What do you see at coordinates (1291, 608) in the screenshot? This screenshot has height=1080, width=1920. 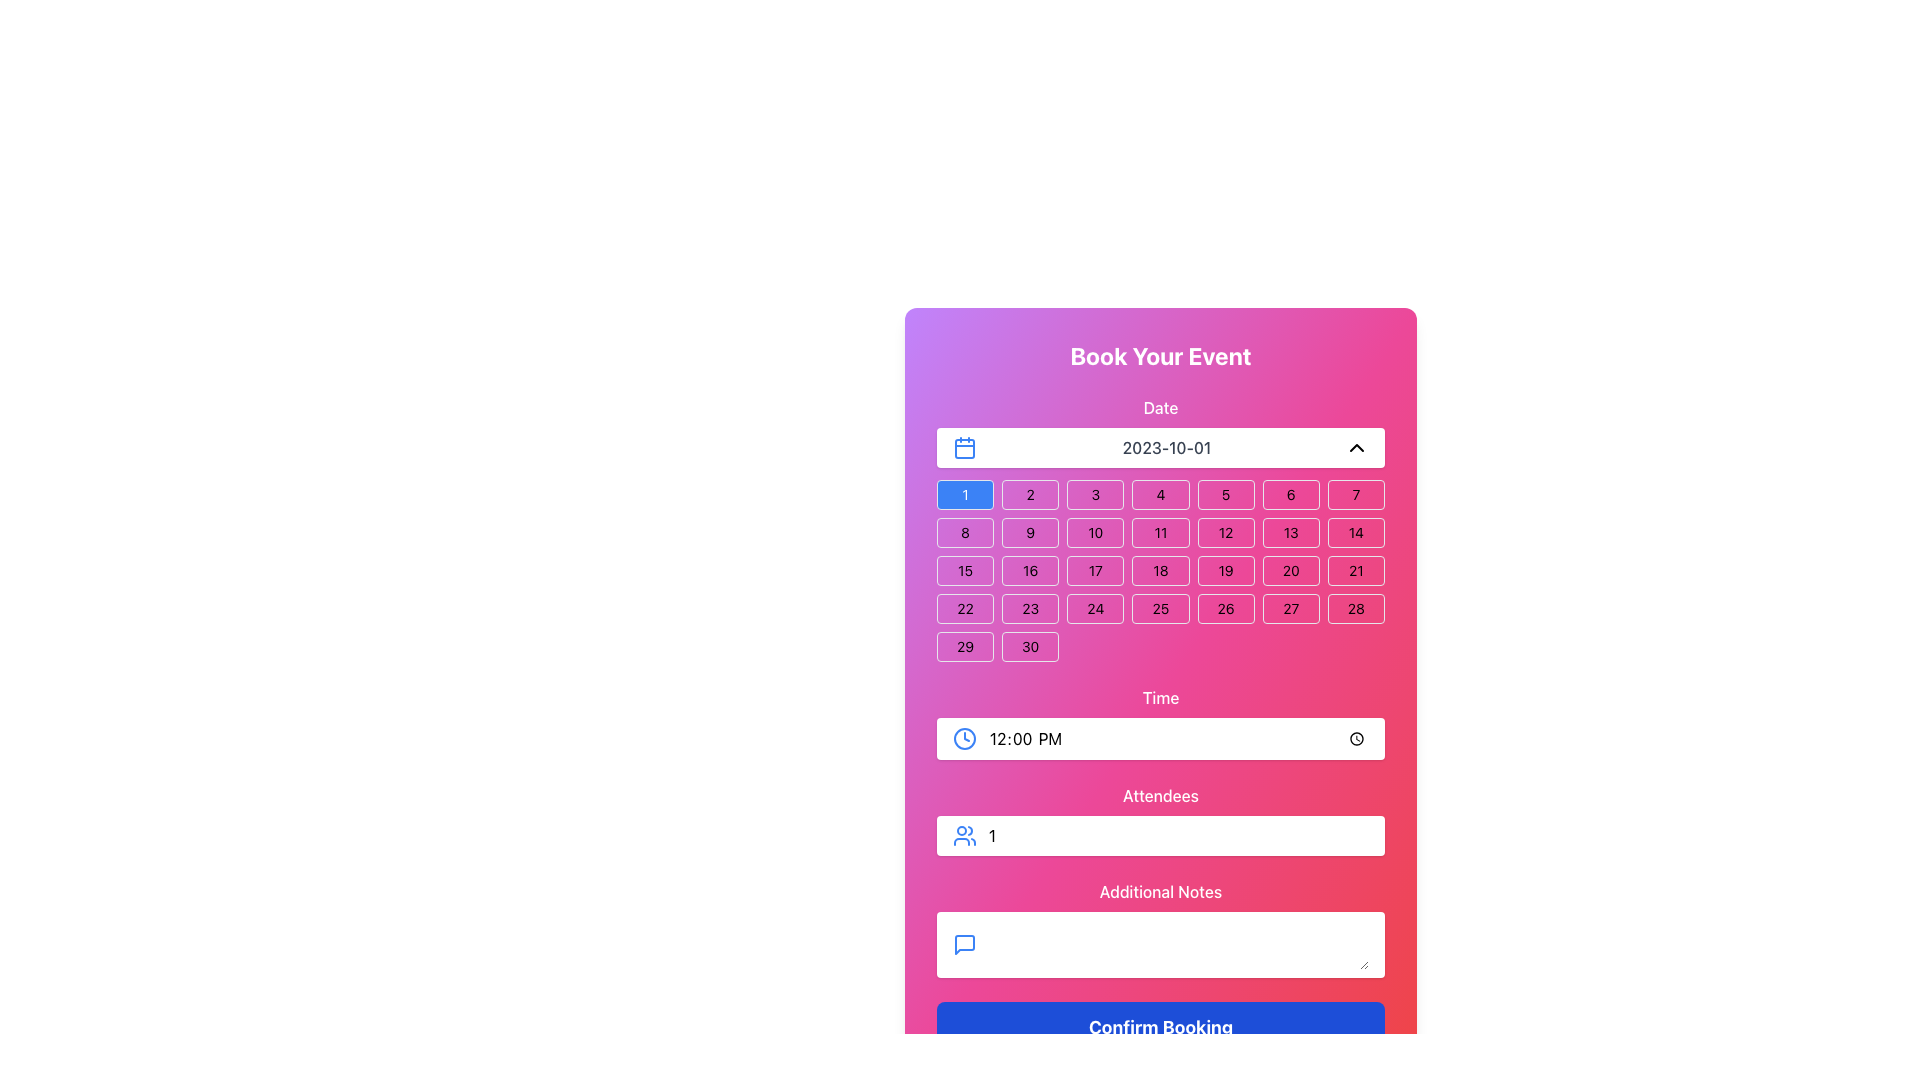 I see `the button representing the 27th day in the calendar interface` at bounding box center [1291, 608].